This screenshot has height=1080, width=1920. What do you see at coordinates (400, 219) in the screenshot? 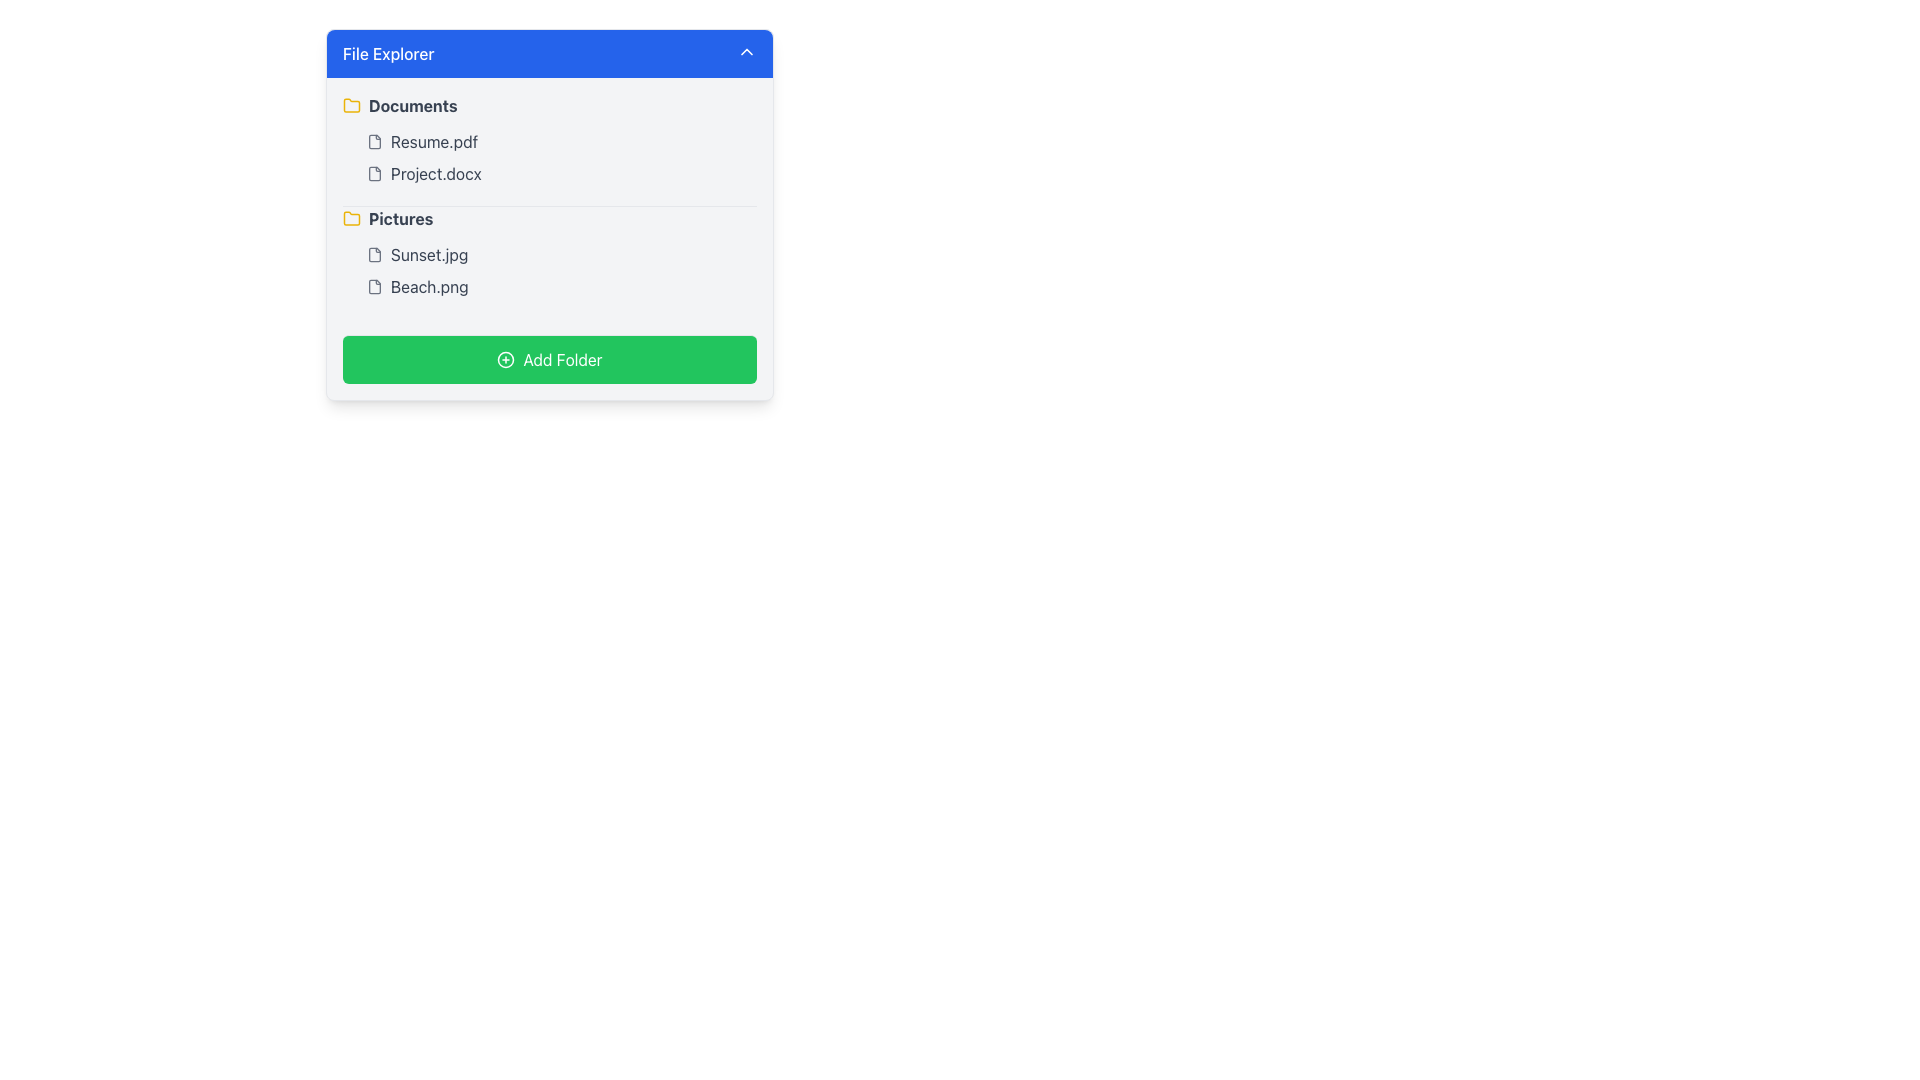
I see `the 'Pictures' text label located in the middle section of the file explorer UI, next to the yellow folder icon` at bounding box center [400, 219].